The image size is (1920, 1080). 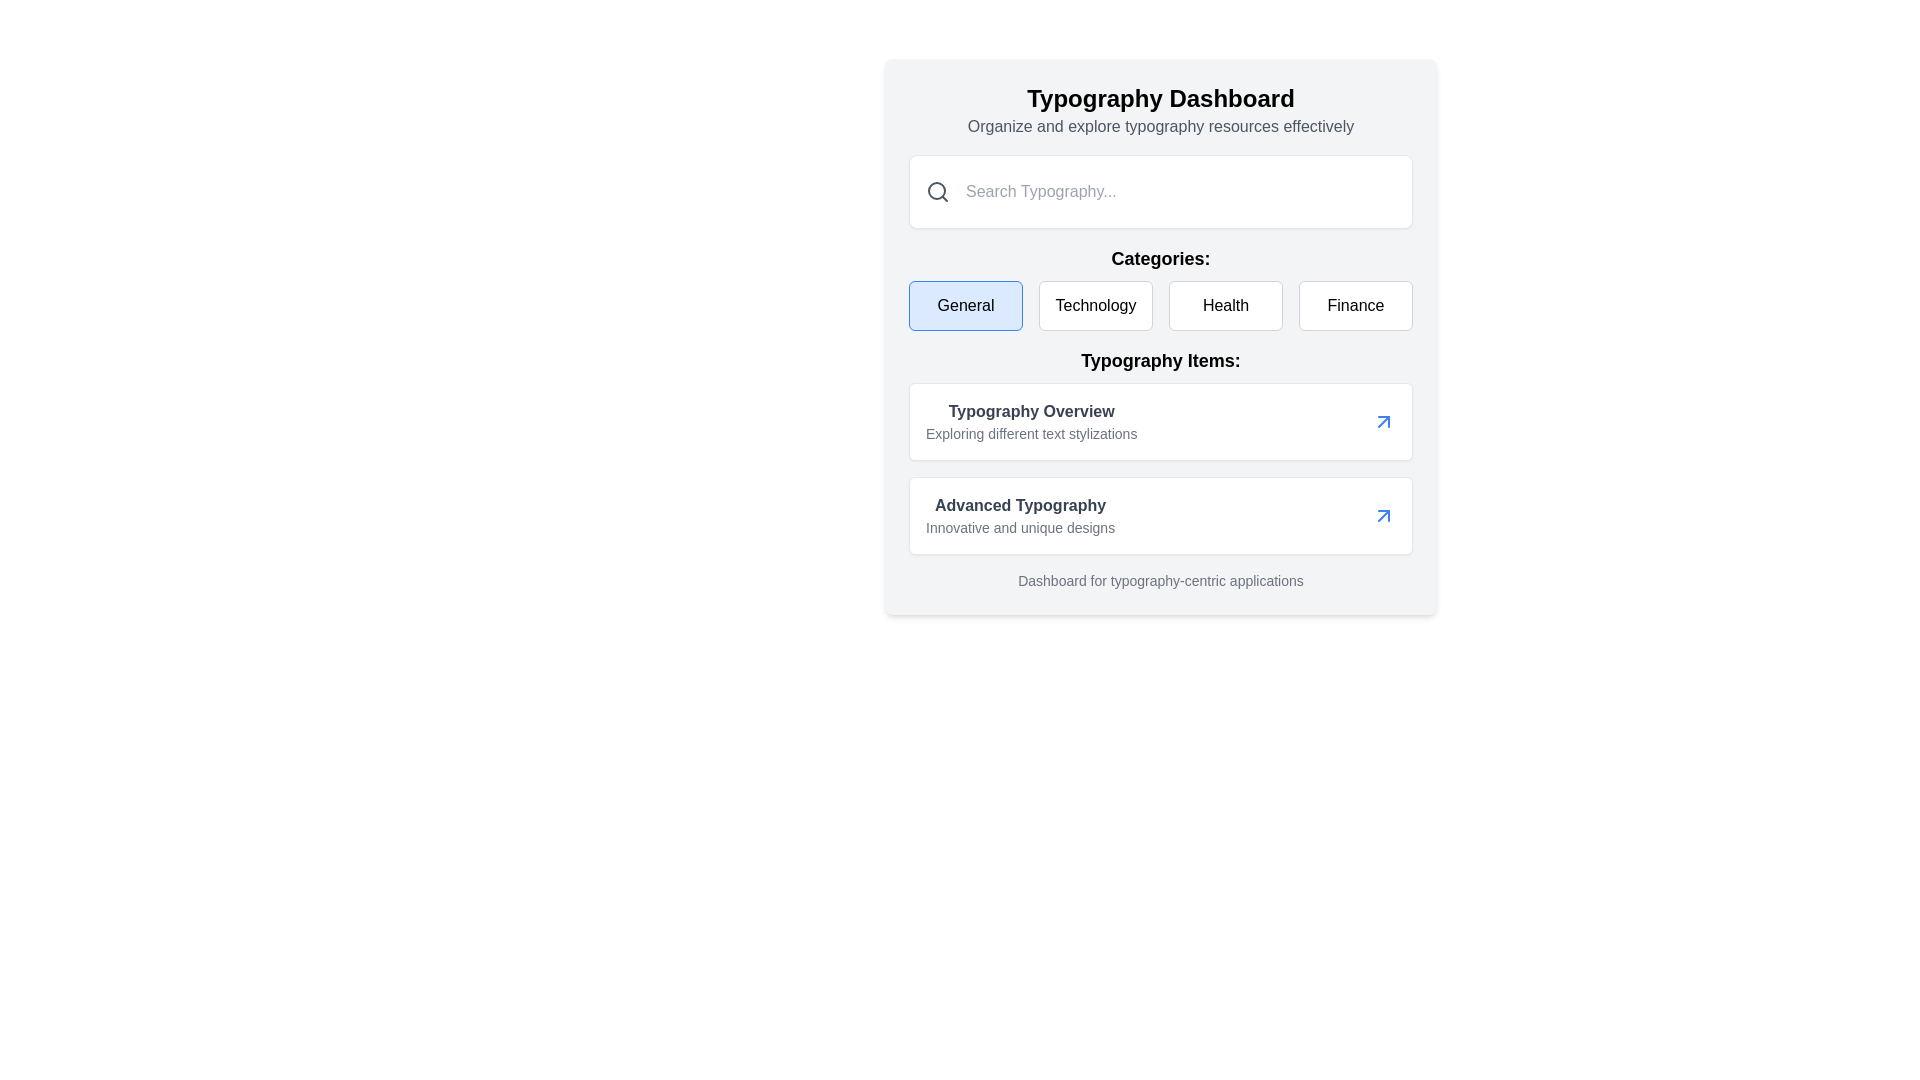 What do you see at coordinates (1161, 111) in the screenshot?
I see `text of the composite element consisting of a bold header 'Typography Dashboard' and a subtitle 'Organize and explore typography resources effectively', located at the top center of the interface` at bounding box center [1161, 111].